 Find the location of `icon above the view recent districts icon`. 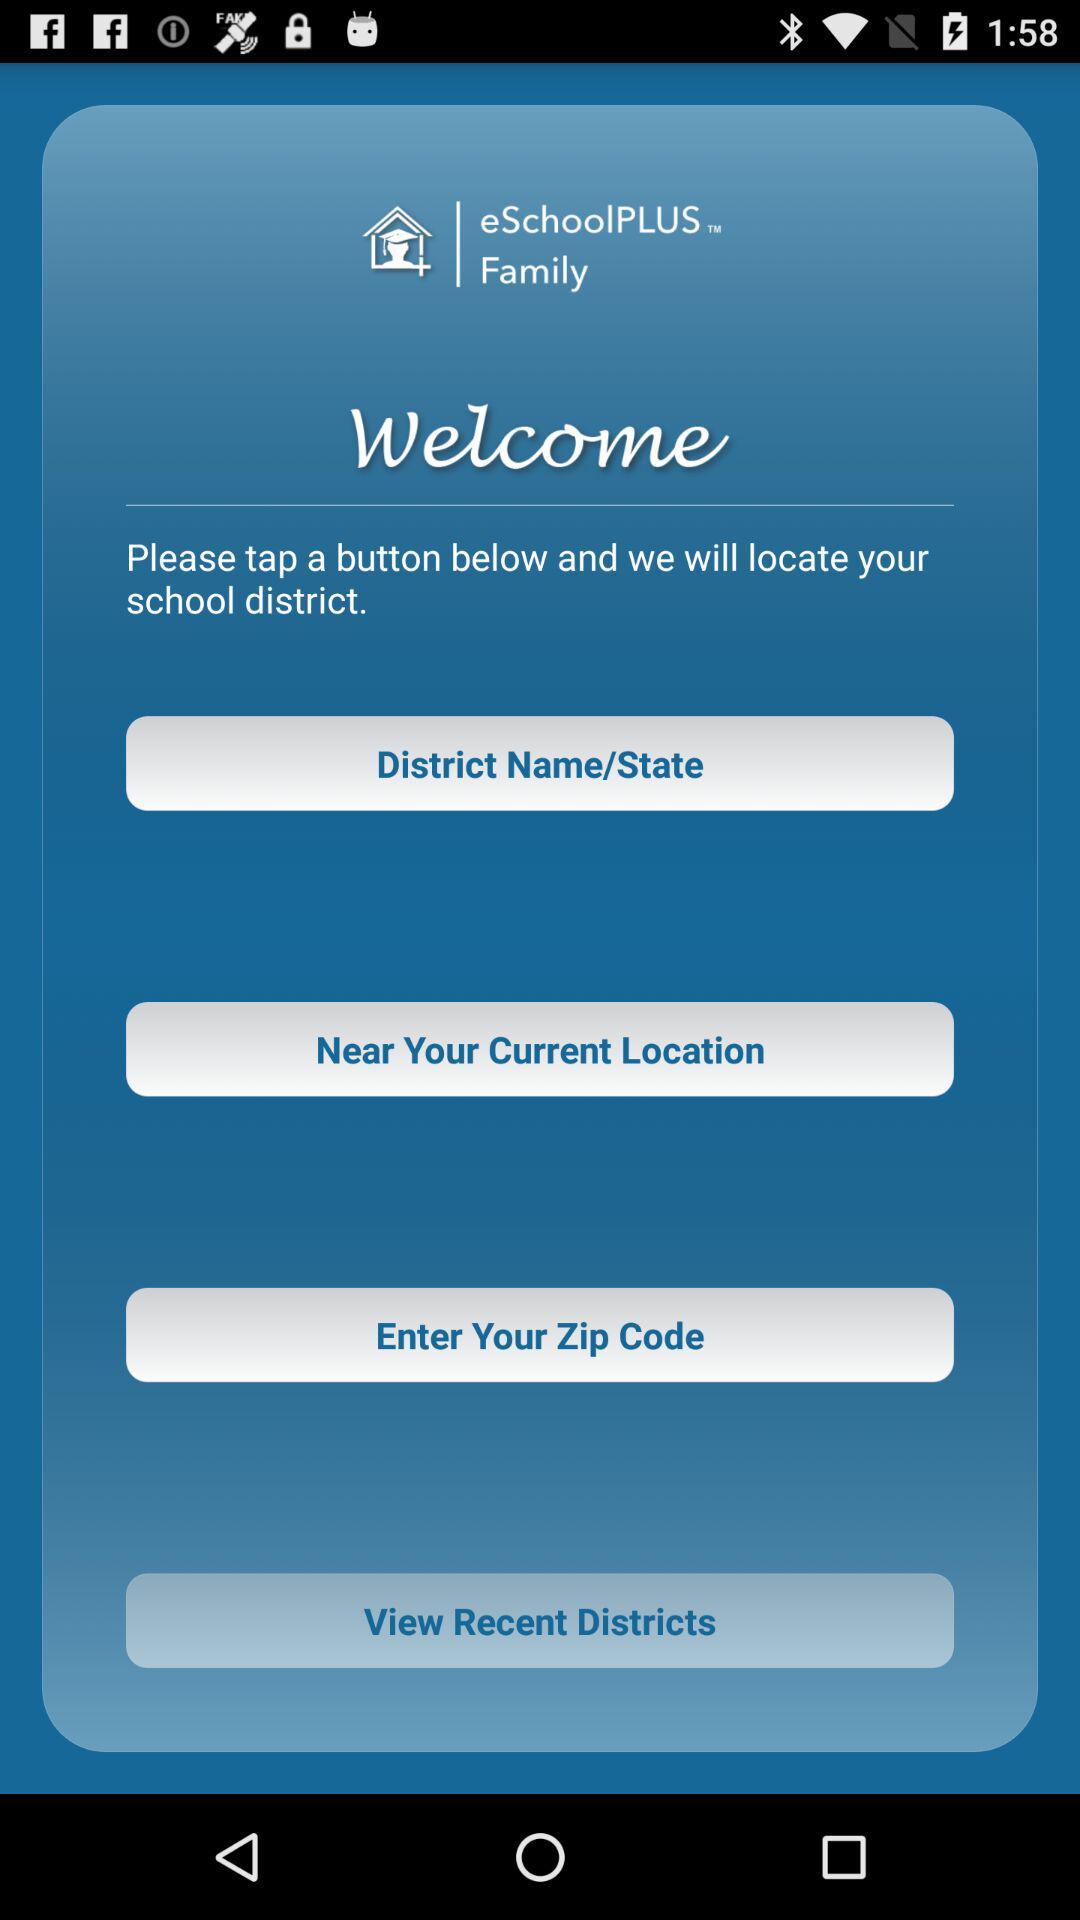

icon above the view recent districts icon is located at coordinates (540, 1334).